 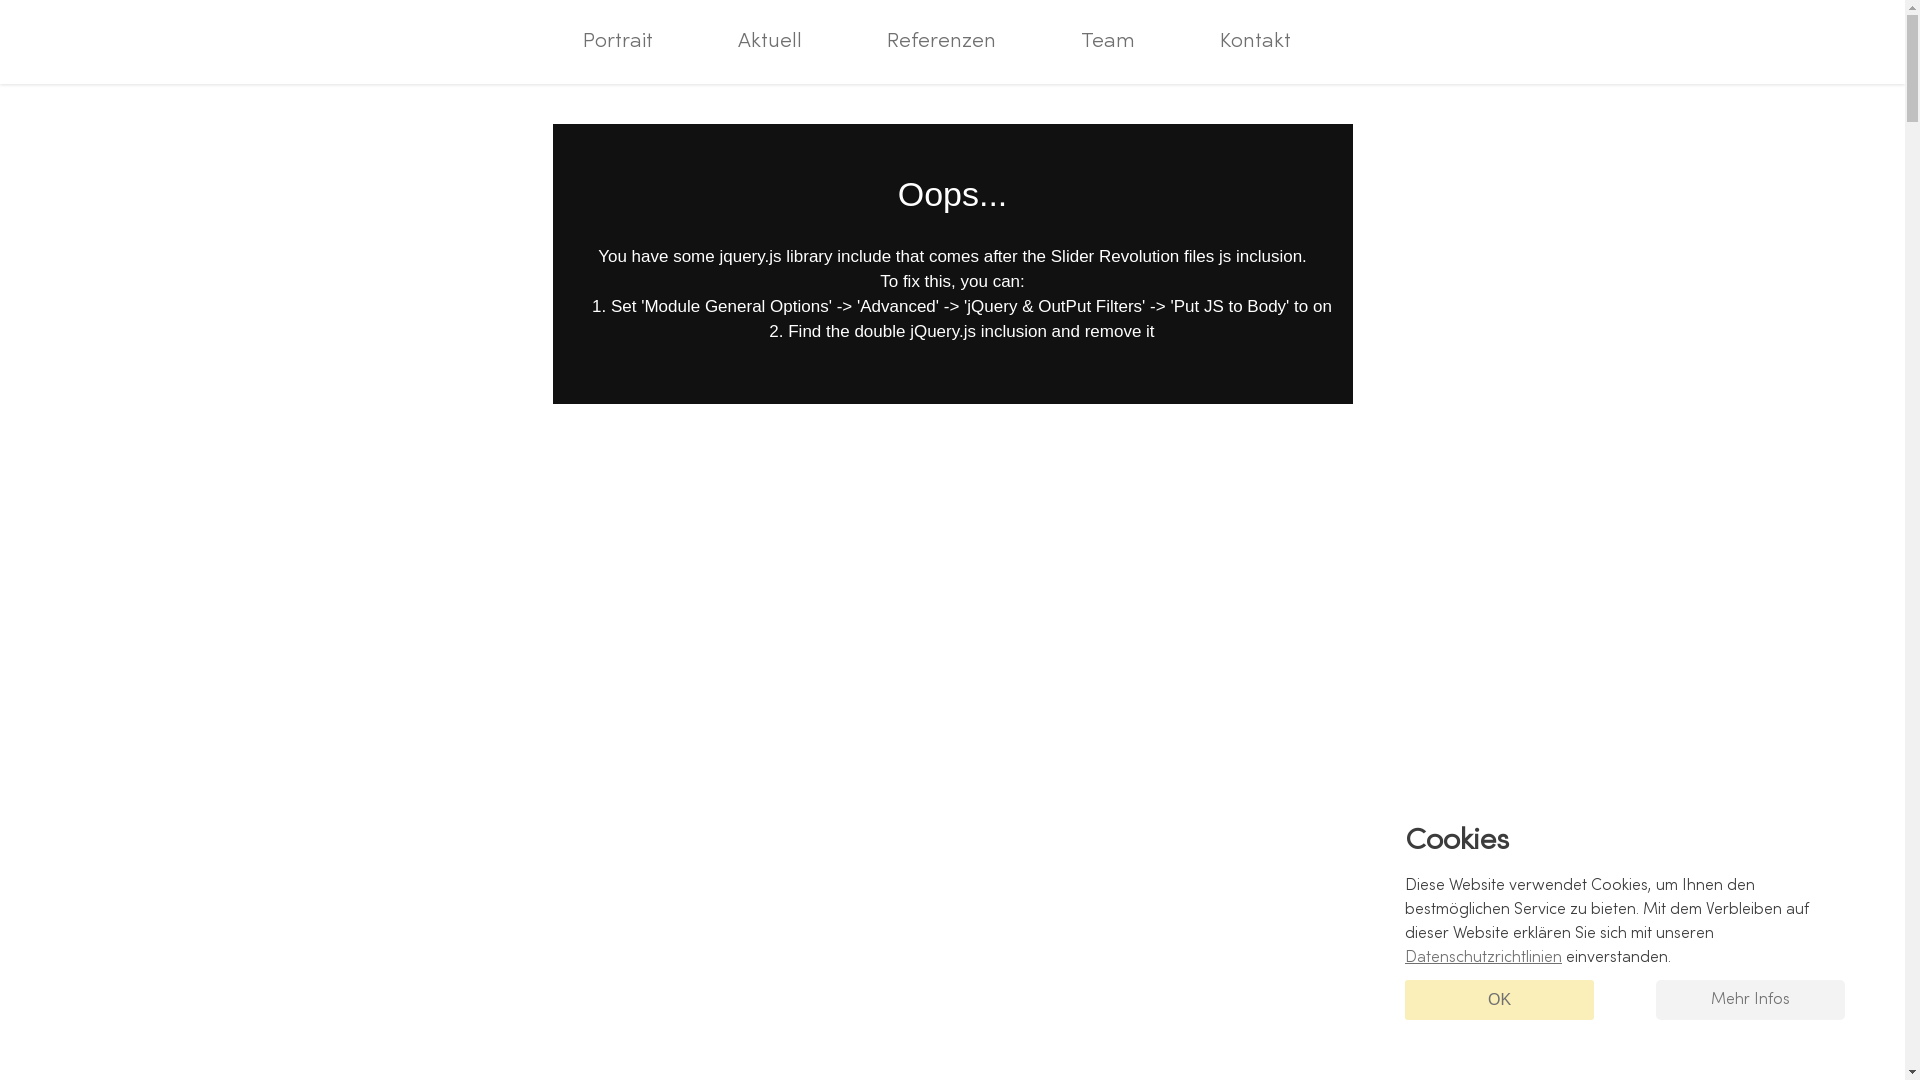 I want to click on 'Datenschutzrichtlinien', so click(x=1404, y=956).